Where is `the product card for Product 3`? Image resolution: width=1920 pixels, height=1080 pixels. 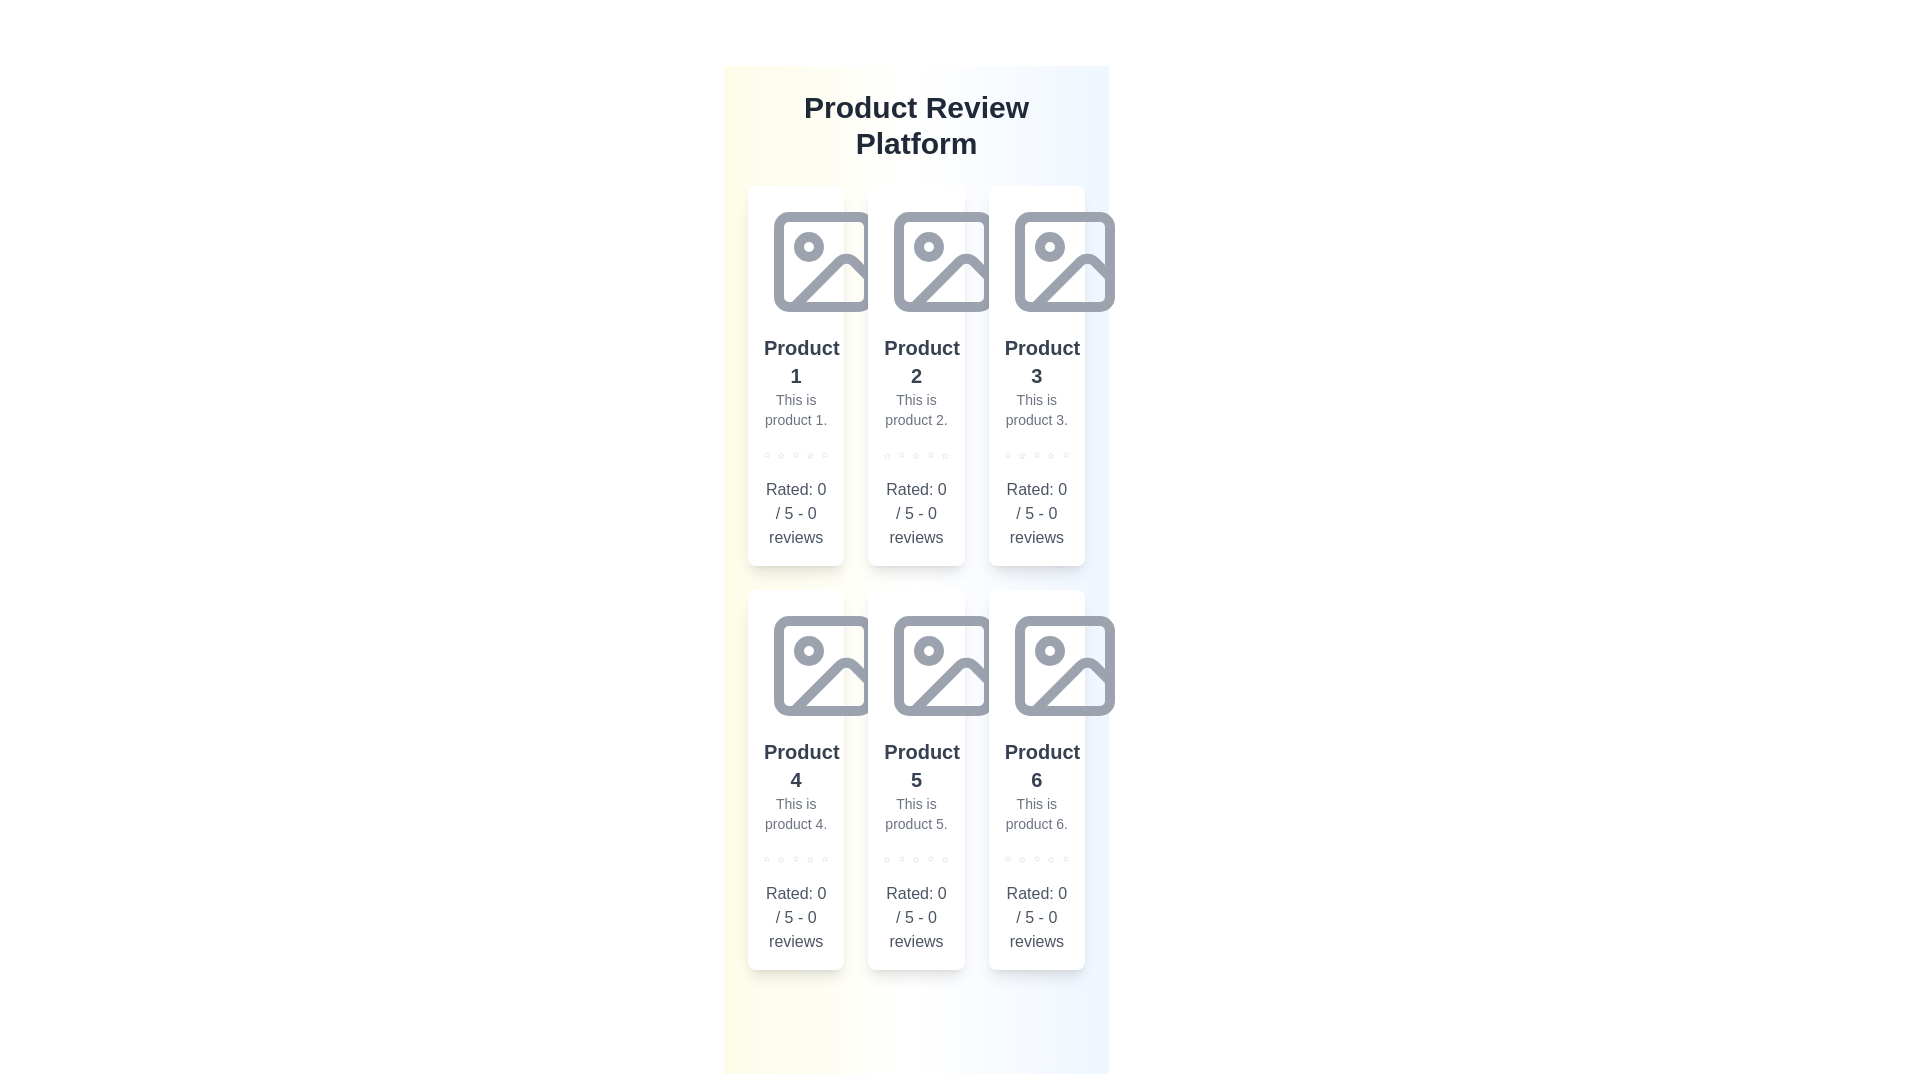 the product card for Product 3 is located at coordinates (1036, 375).